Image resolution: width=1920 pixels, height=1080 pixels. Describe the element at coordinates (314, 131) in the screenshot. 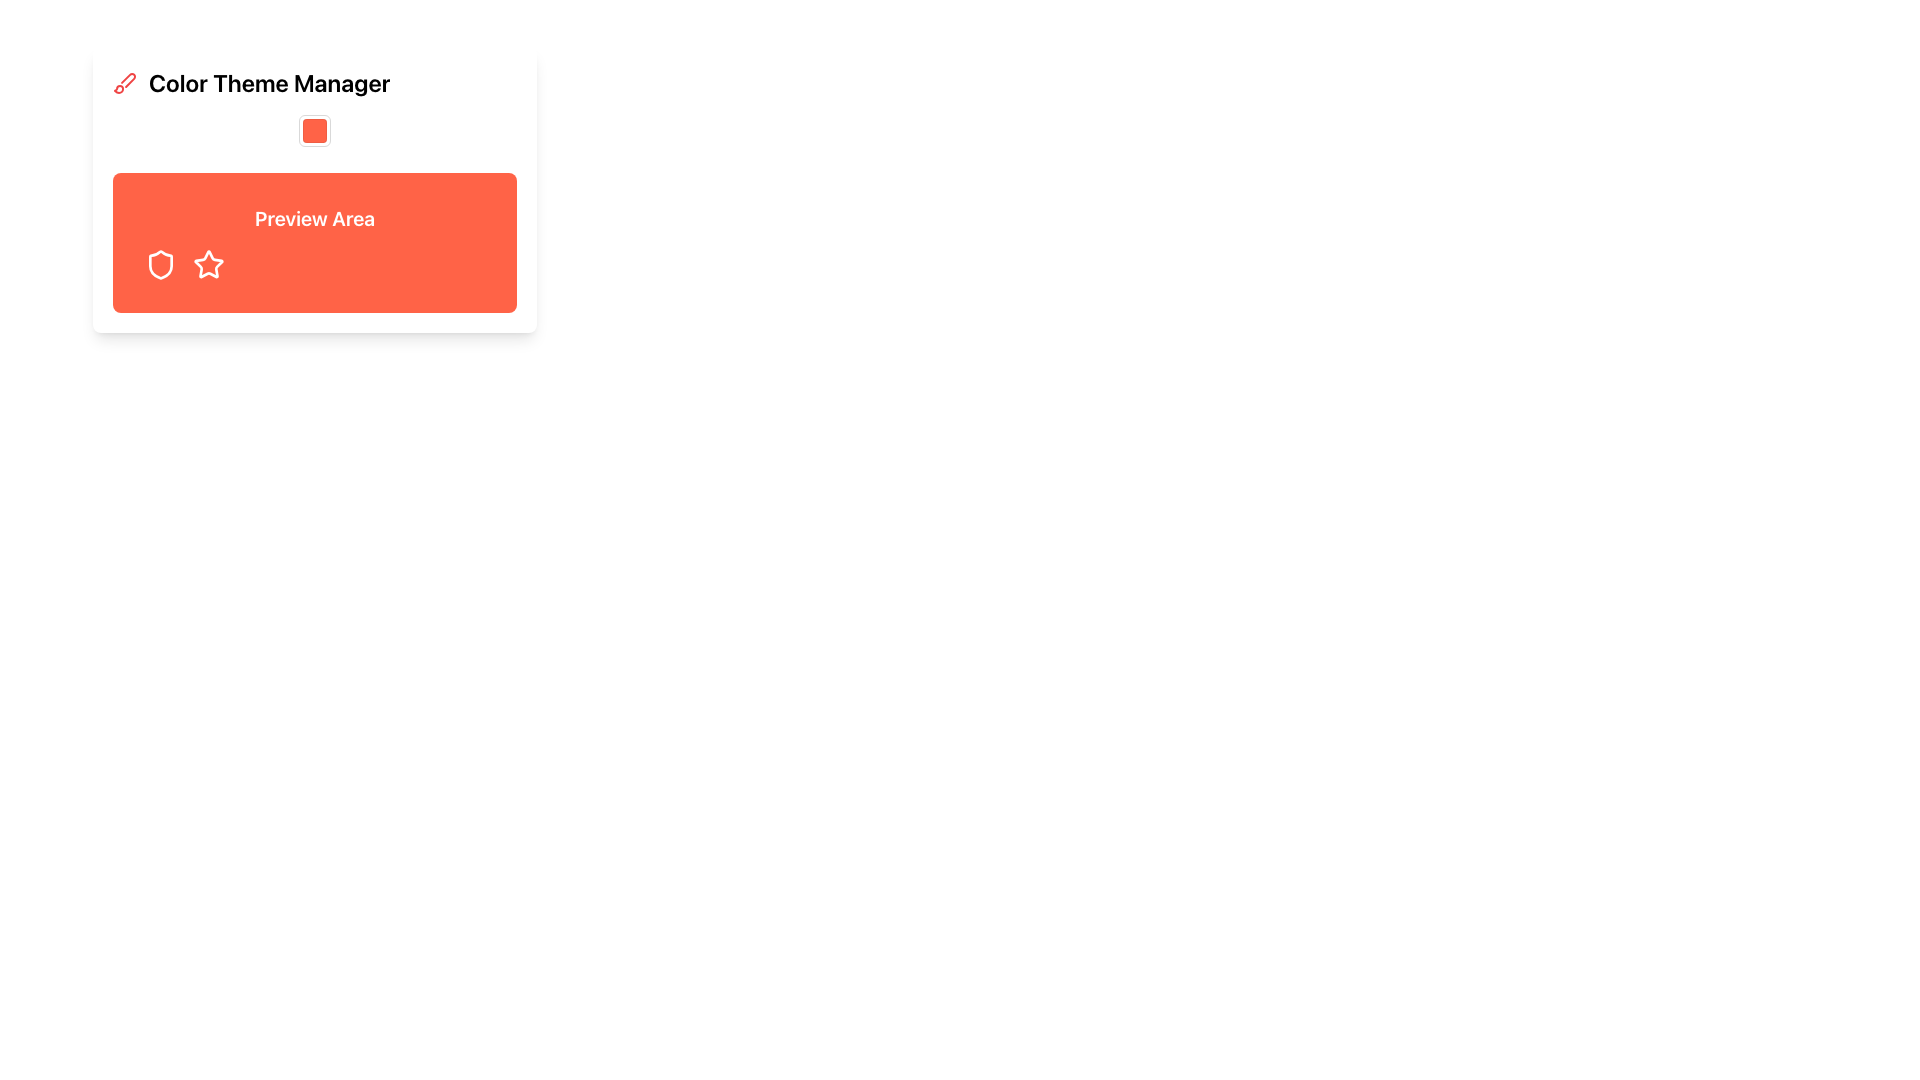

I see `the Color Picker Trigger located centrally below the title 'Color Theme Manager'` at that location.